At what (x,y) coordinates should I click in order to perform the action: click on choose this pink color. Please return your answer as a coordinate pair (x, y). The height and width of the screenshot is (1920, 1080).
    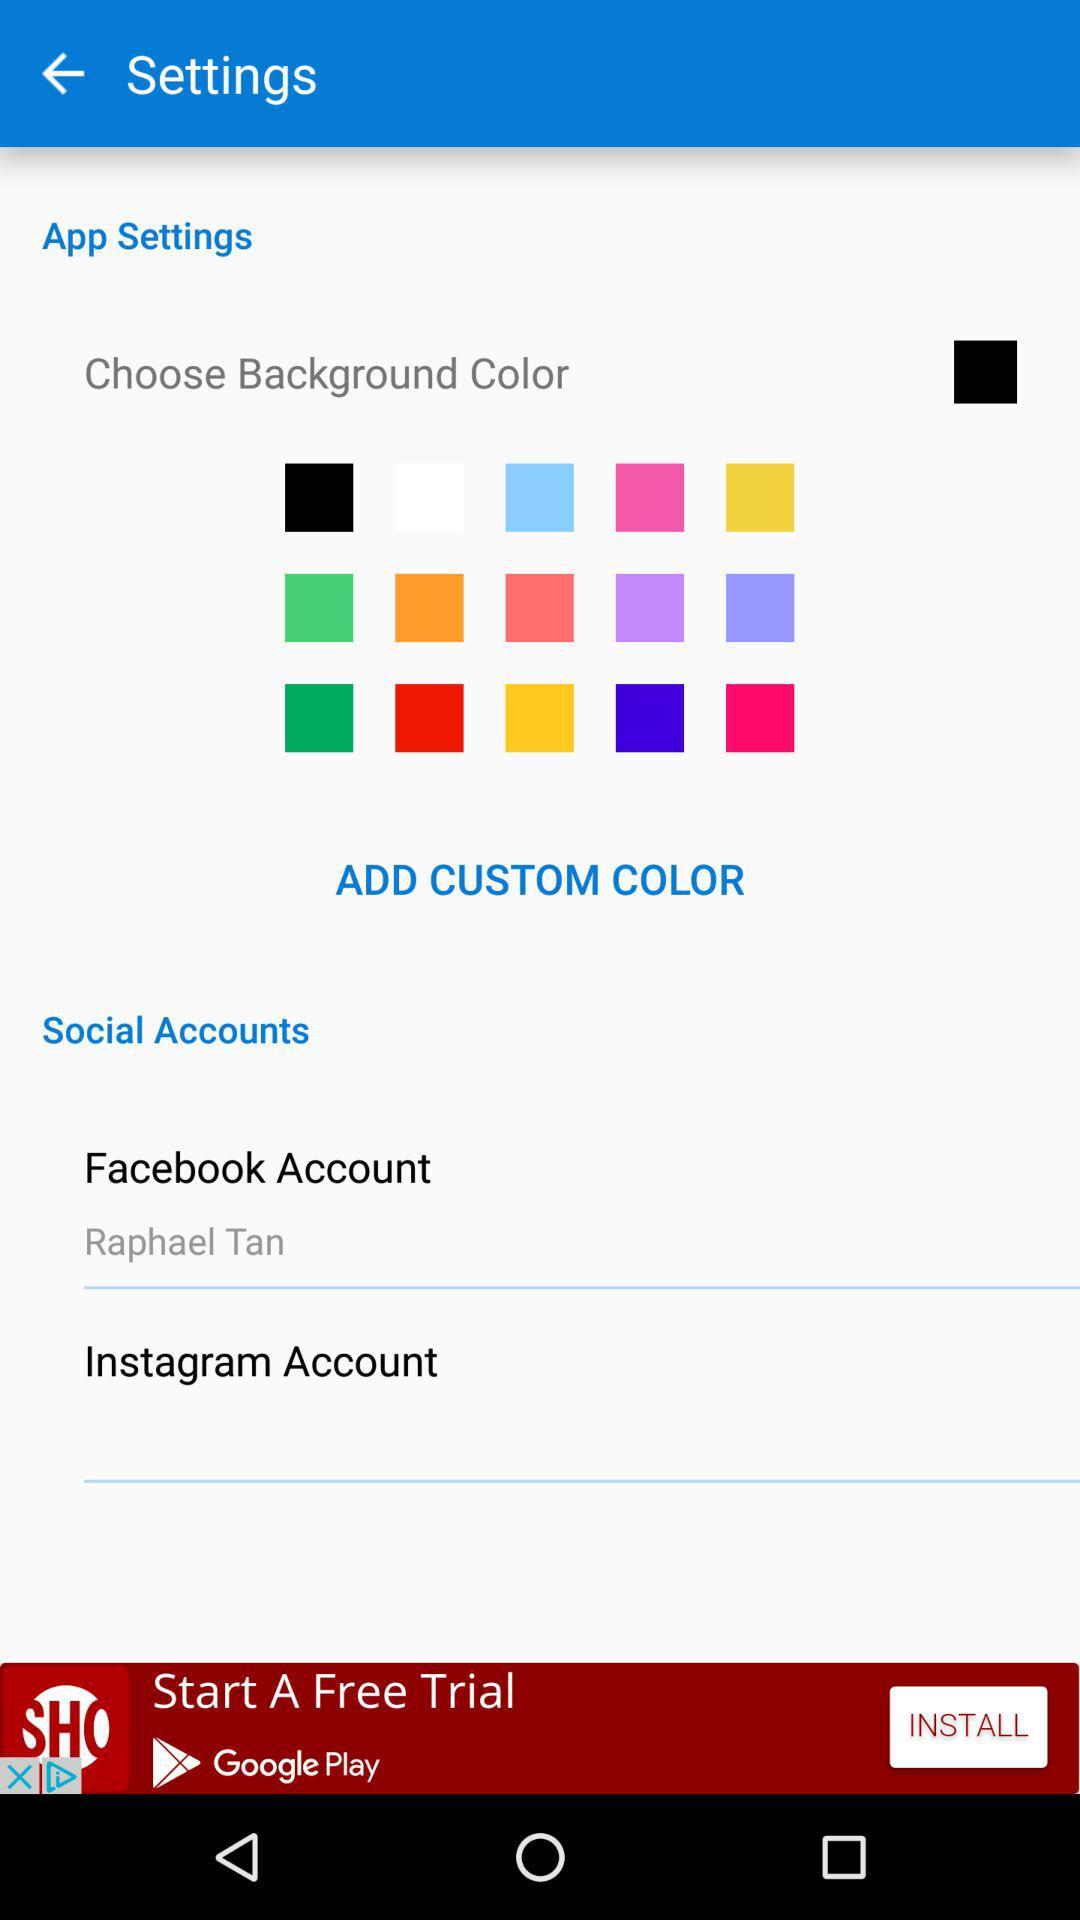
    Looking at the image, I should click on (538, 606).